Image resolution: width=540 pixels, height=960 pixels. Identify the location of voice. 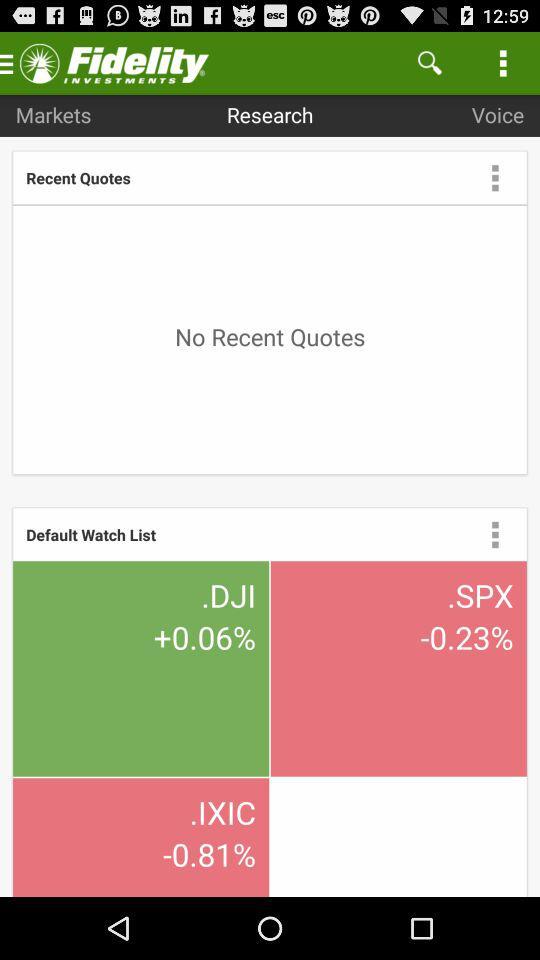
(496, 114).